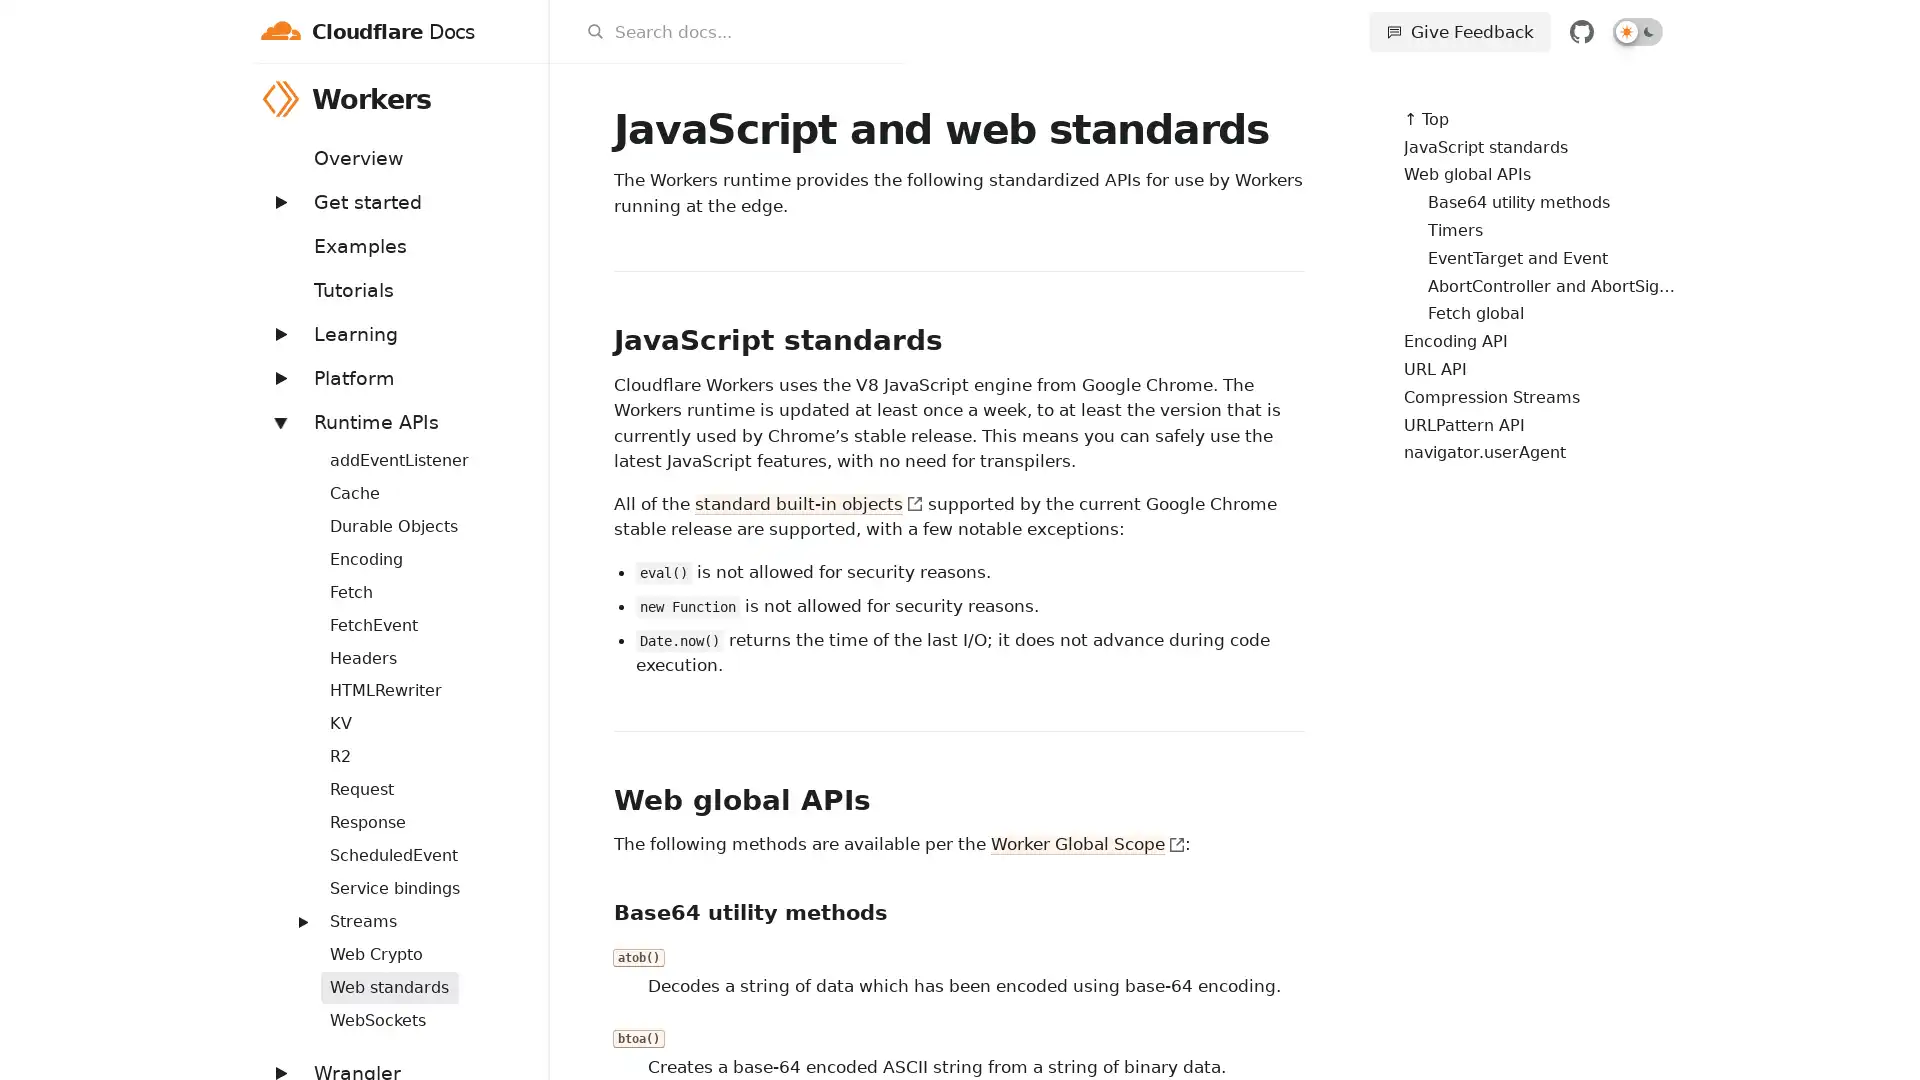 The height and width of the screenshot is (1080, 1920). Describe the element at coordinates (291, 844) in the screenshot. I see `Expand: Routing` at that location.